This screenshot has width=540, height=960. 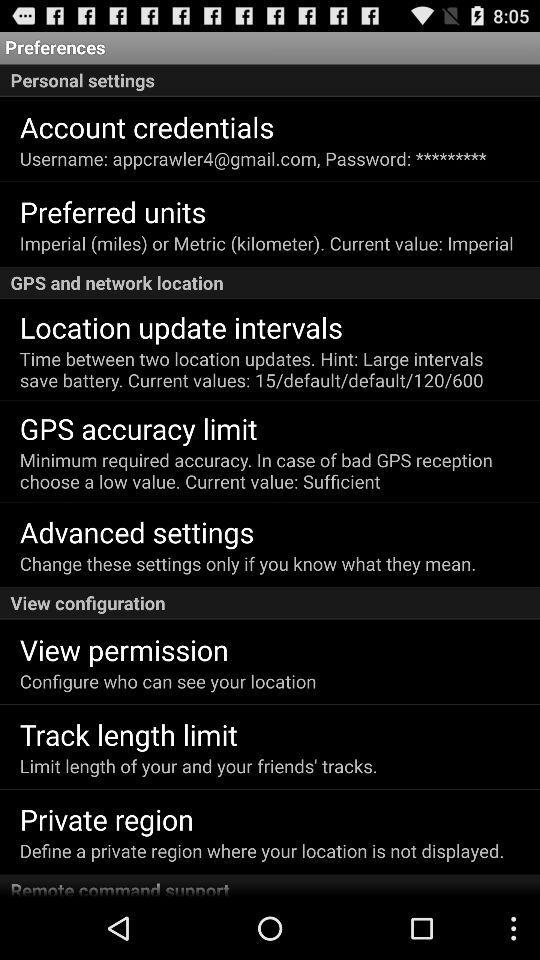 I want to click on change these settings item, so click(x=248, y=563).